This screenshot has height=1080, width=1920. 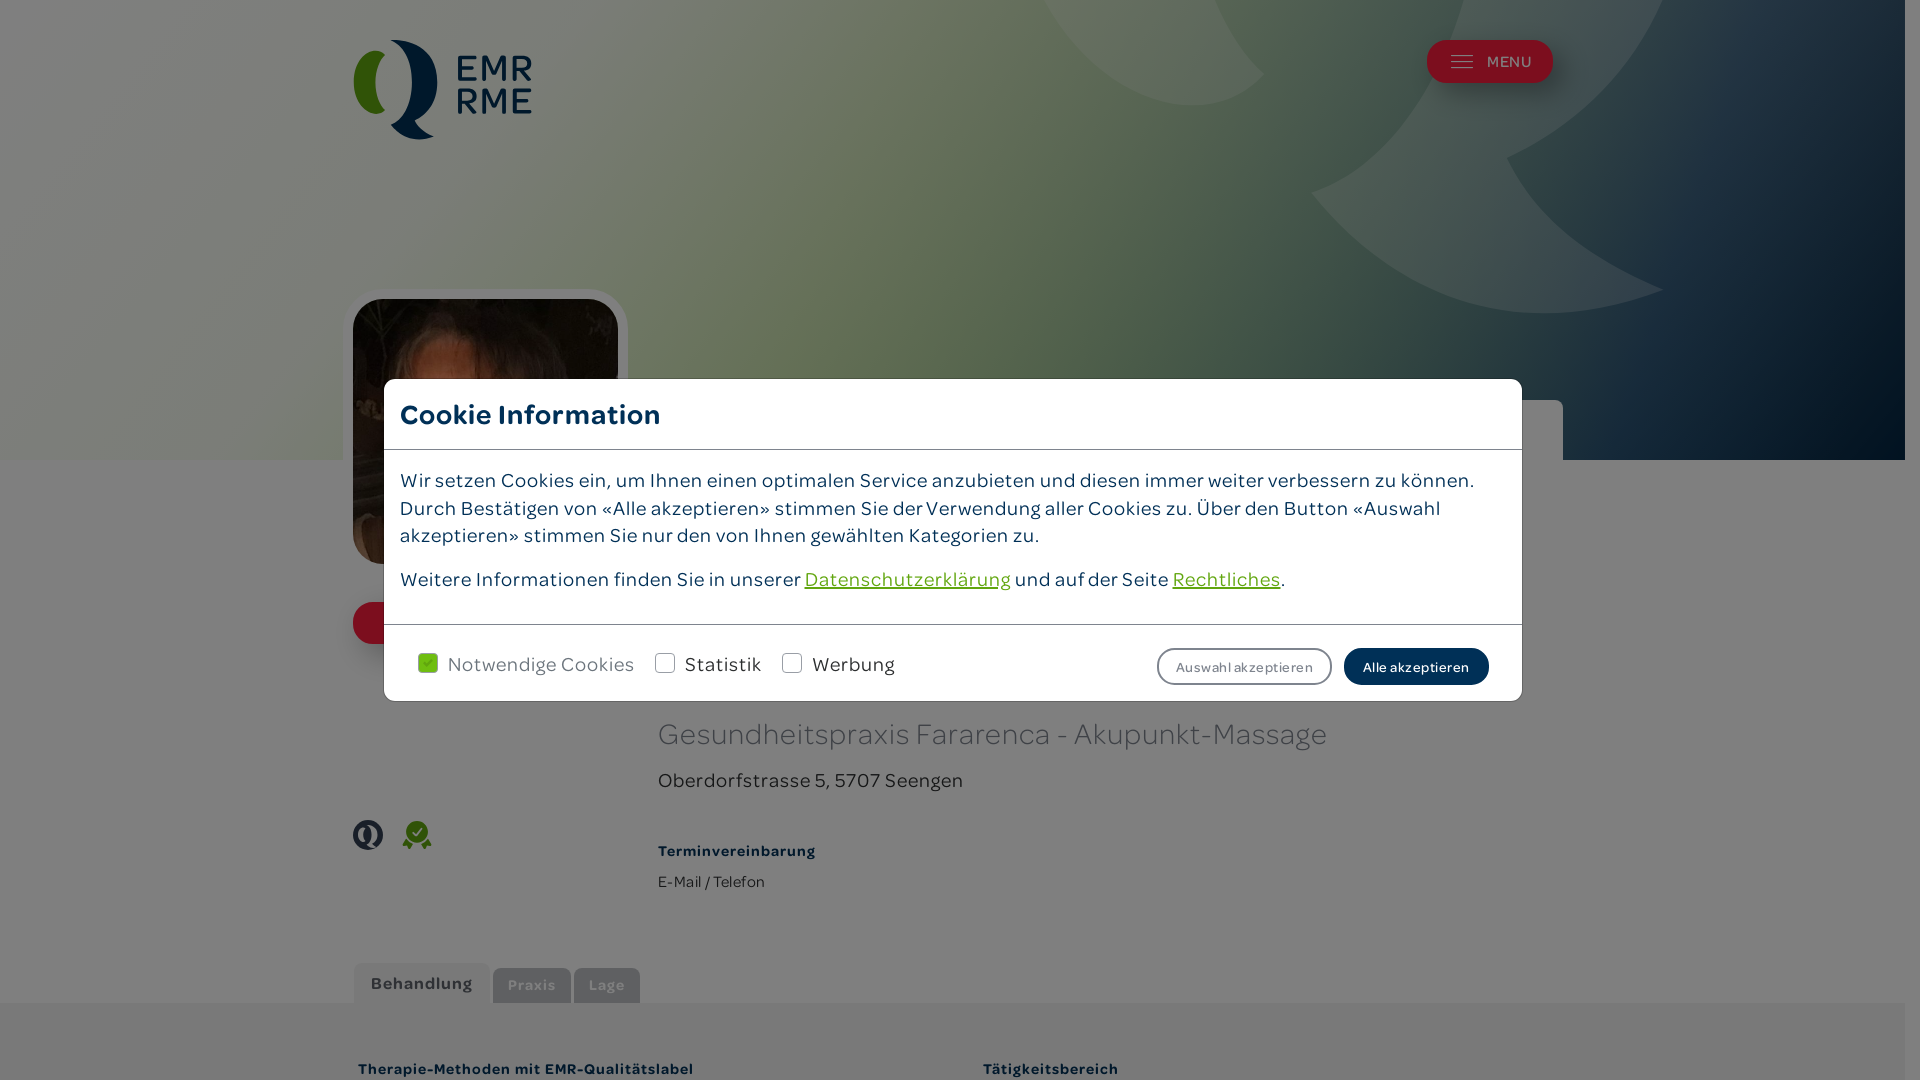 What do you see at coordinates (605, 985) in the screenshot?
I see `'Lage'` at bounding box center [605, 985].